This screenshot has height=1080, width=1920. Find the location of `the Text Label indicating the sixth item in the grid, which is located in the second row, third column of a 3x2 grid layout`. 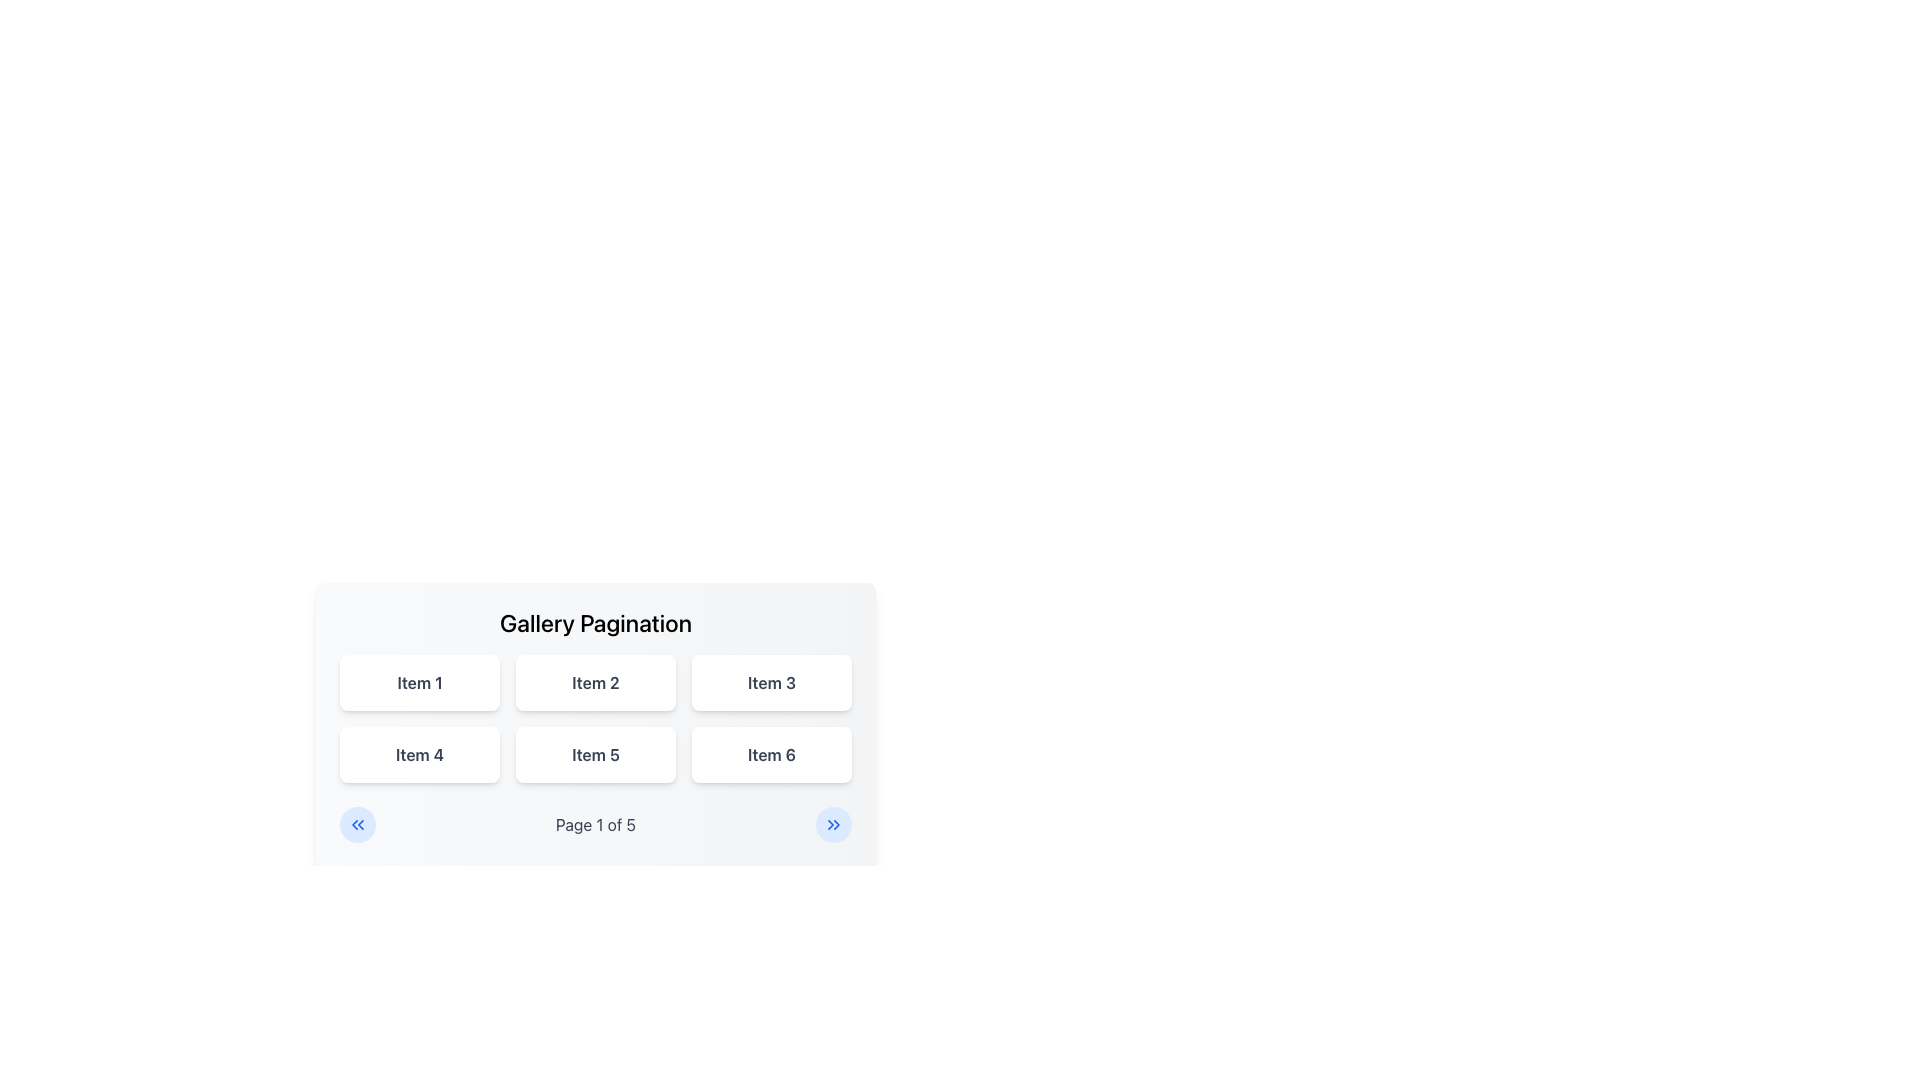

the Text Label indicating the sixth item in the grid, which is located in the second row, third column of a 3x2 grid layout is located at coordinates (771, 755).